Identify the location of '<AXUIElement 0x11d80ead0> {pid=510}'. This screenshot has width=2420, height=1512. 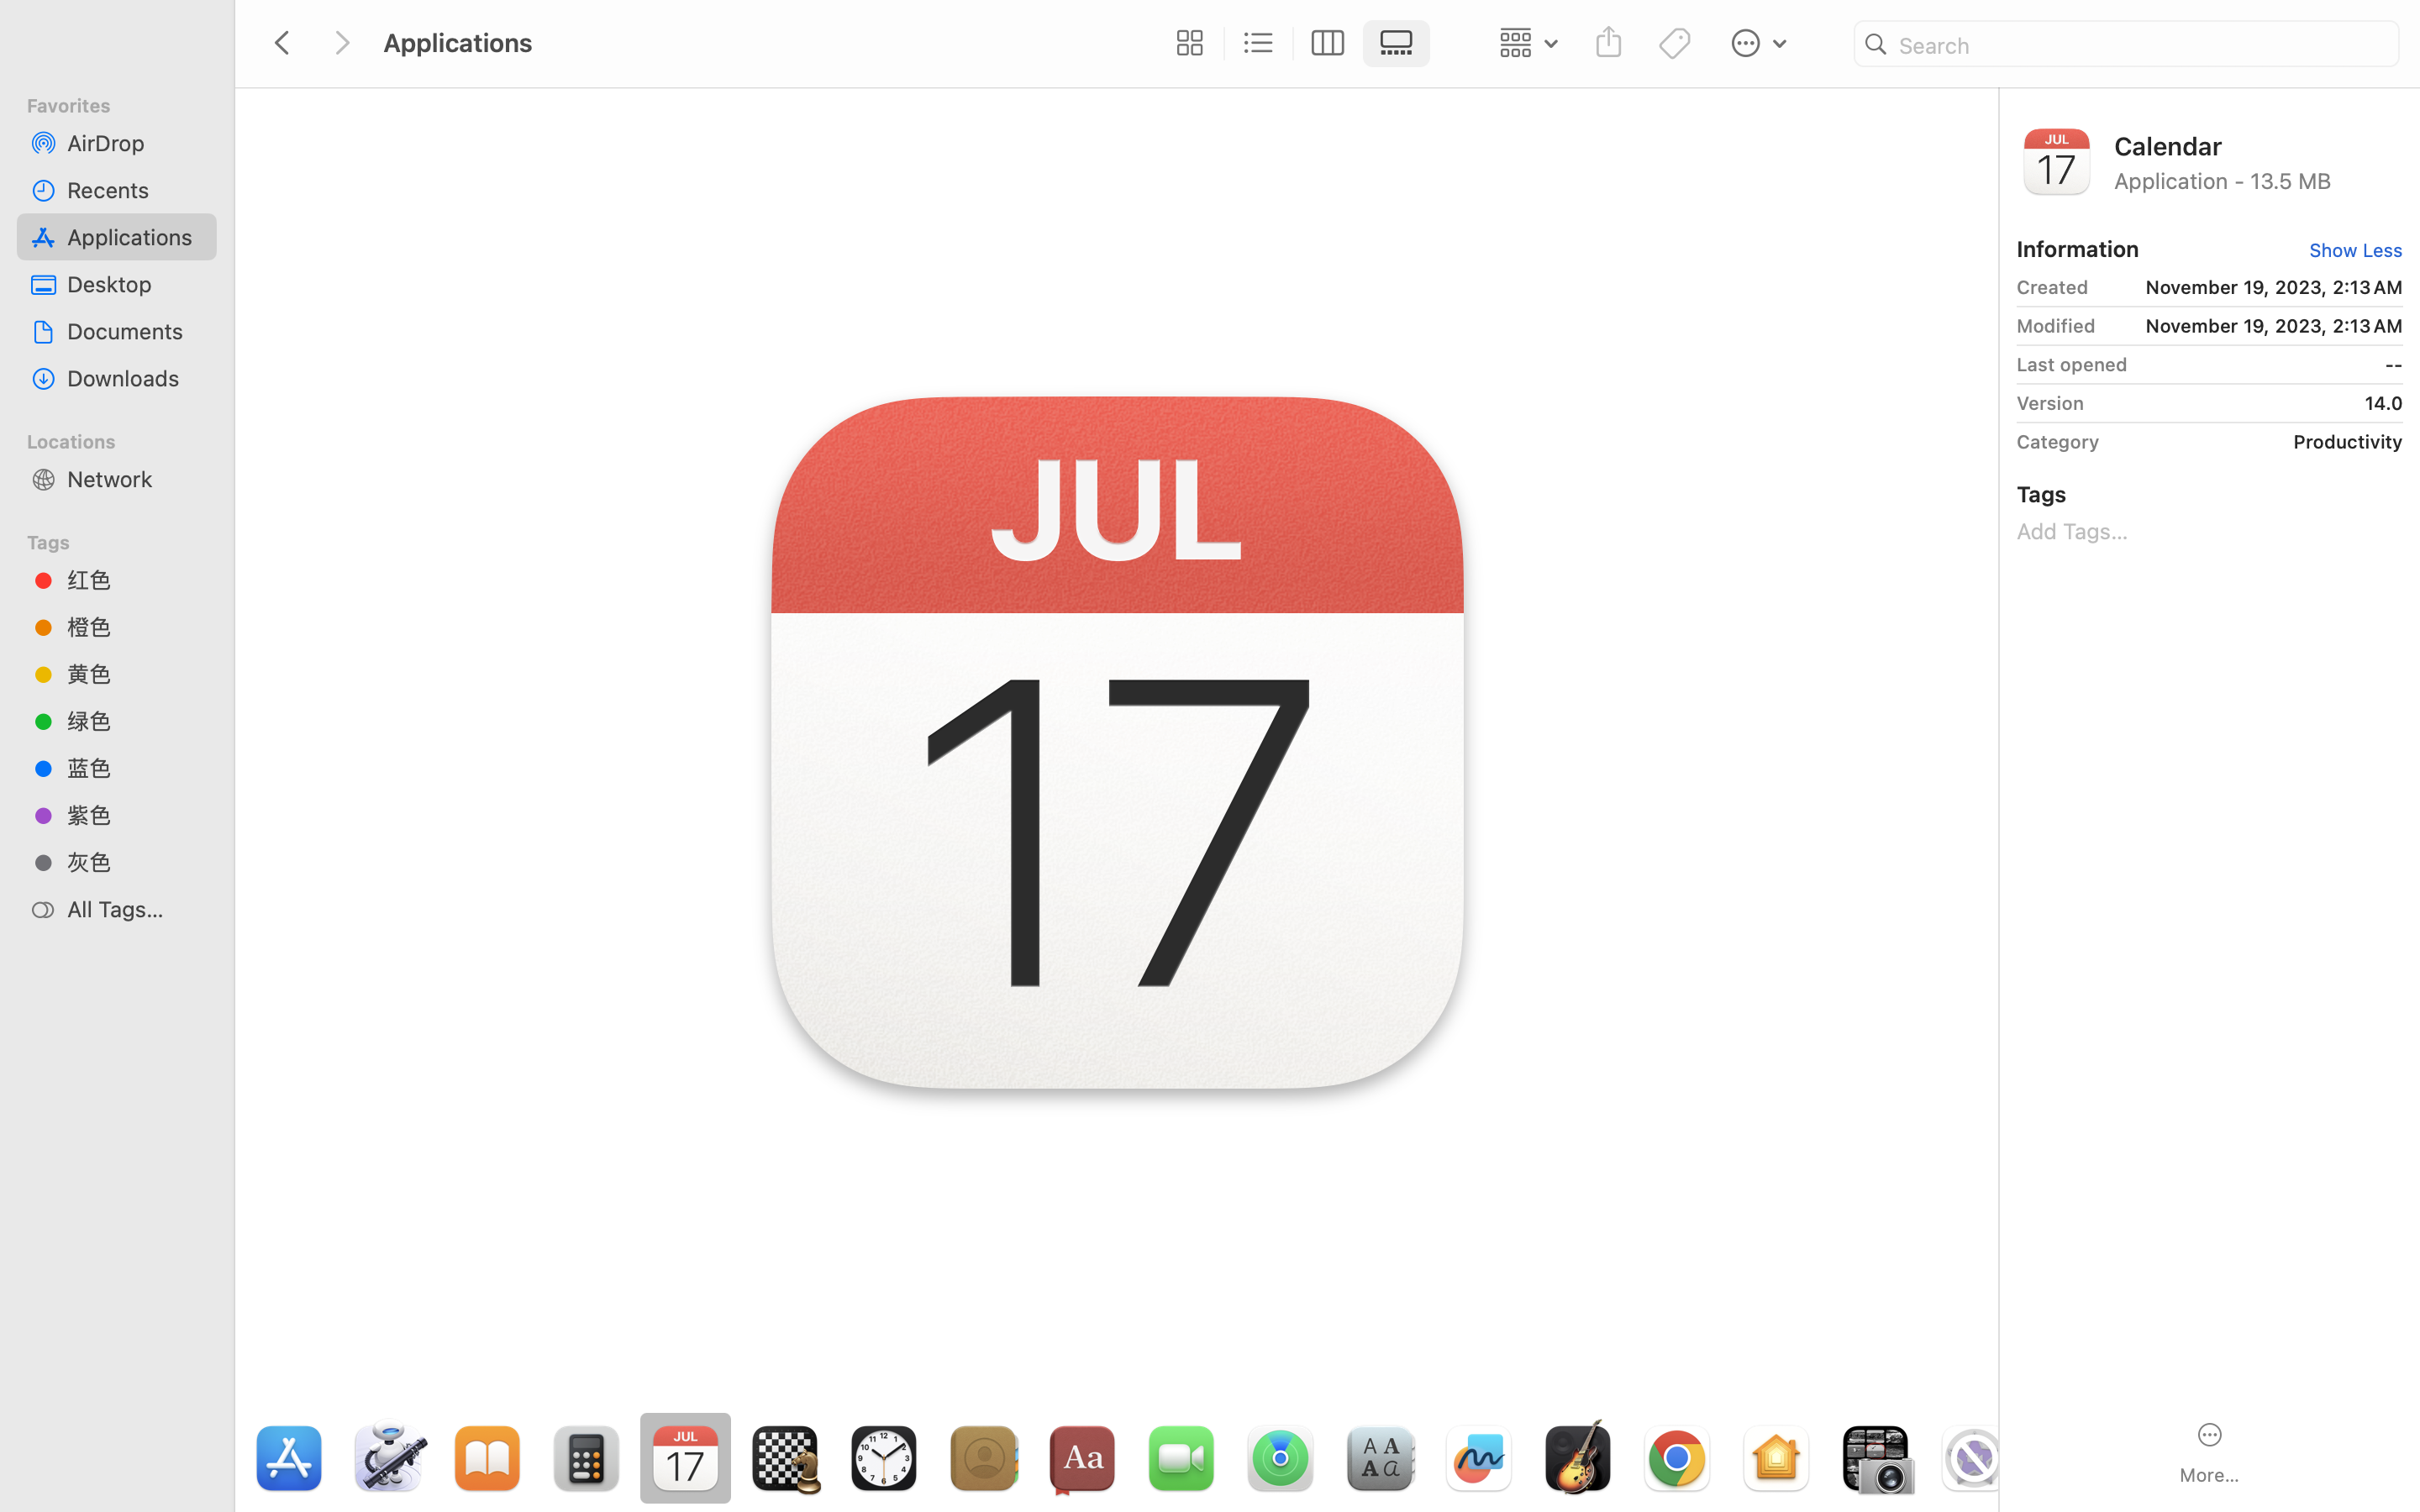
(1292, 44).